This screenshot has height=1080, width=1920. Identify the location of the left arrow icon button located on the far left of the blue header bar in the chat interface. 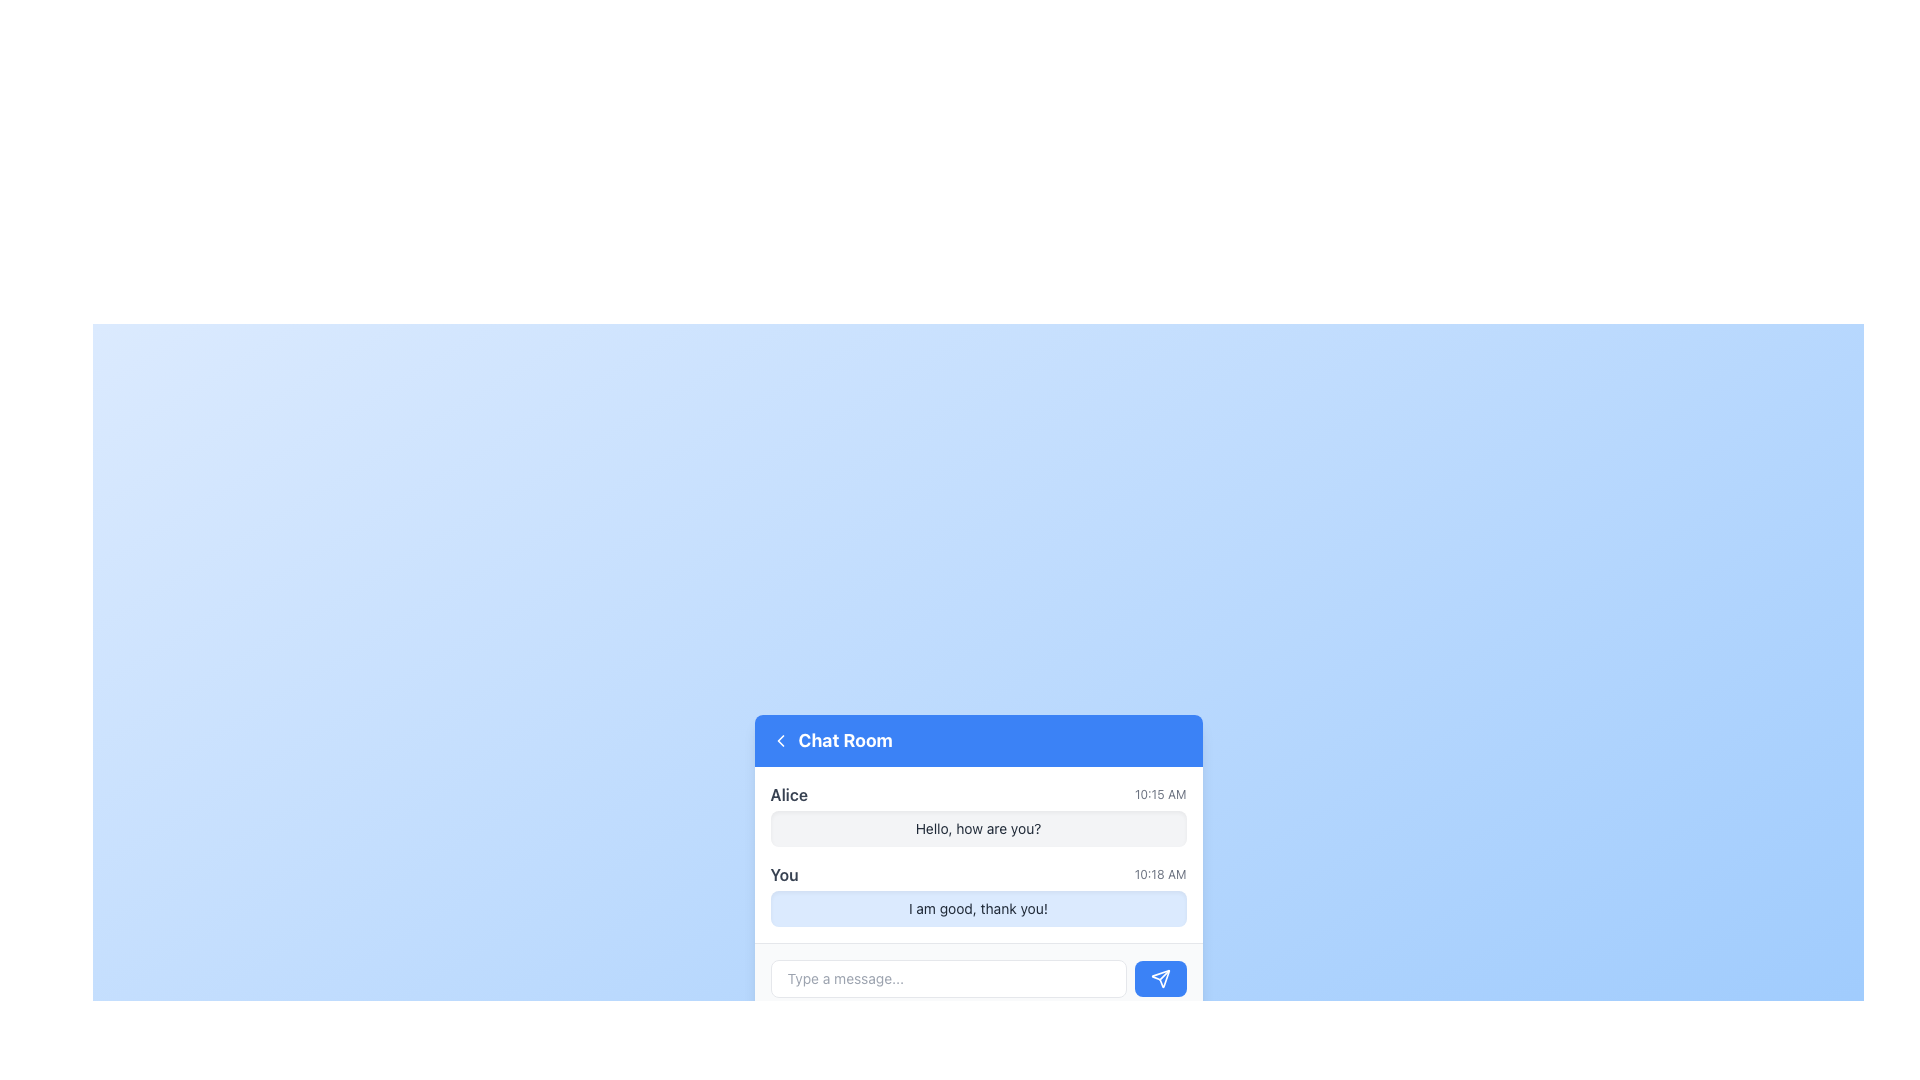
(779, 740).